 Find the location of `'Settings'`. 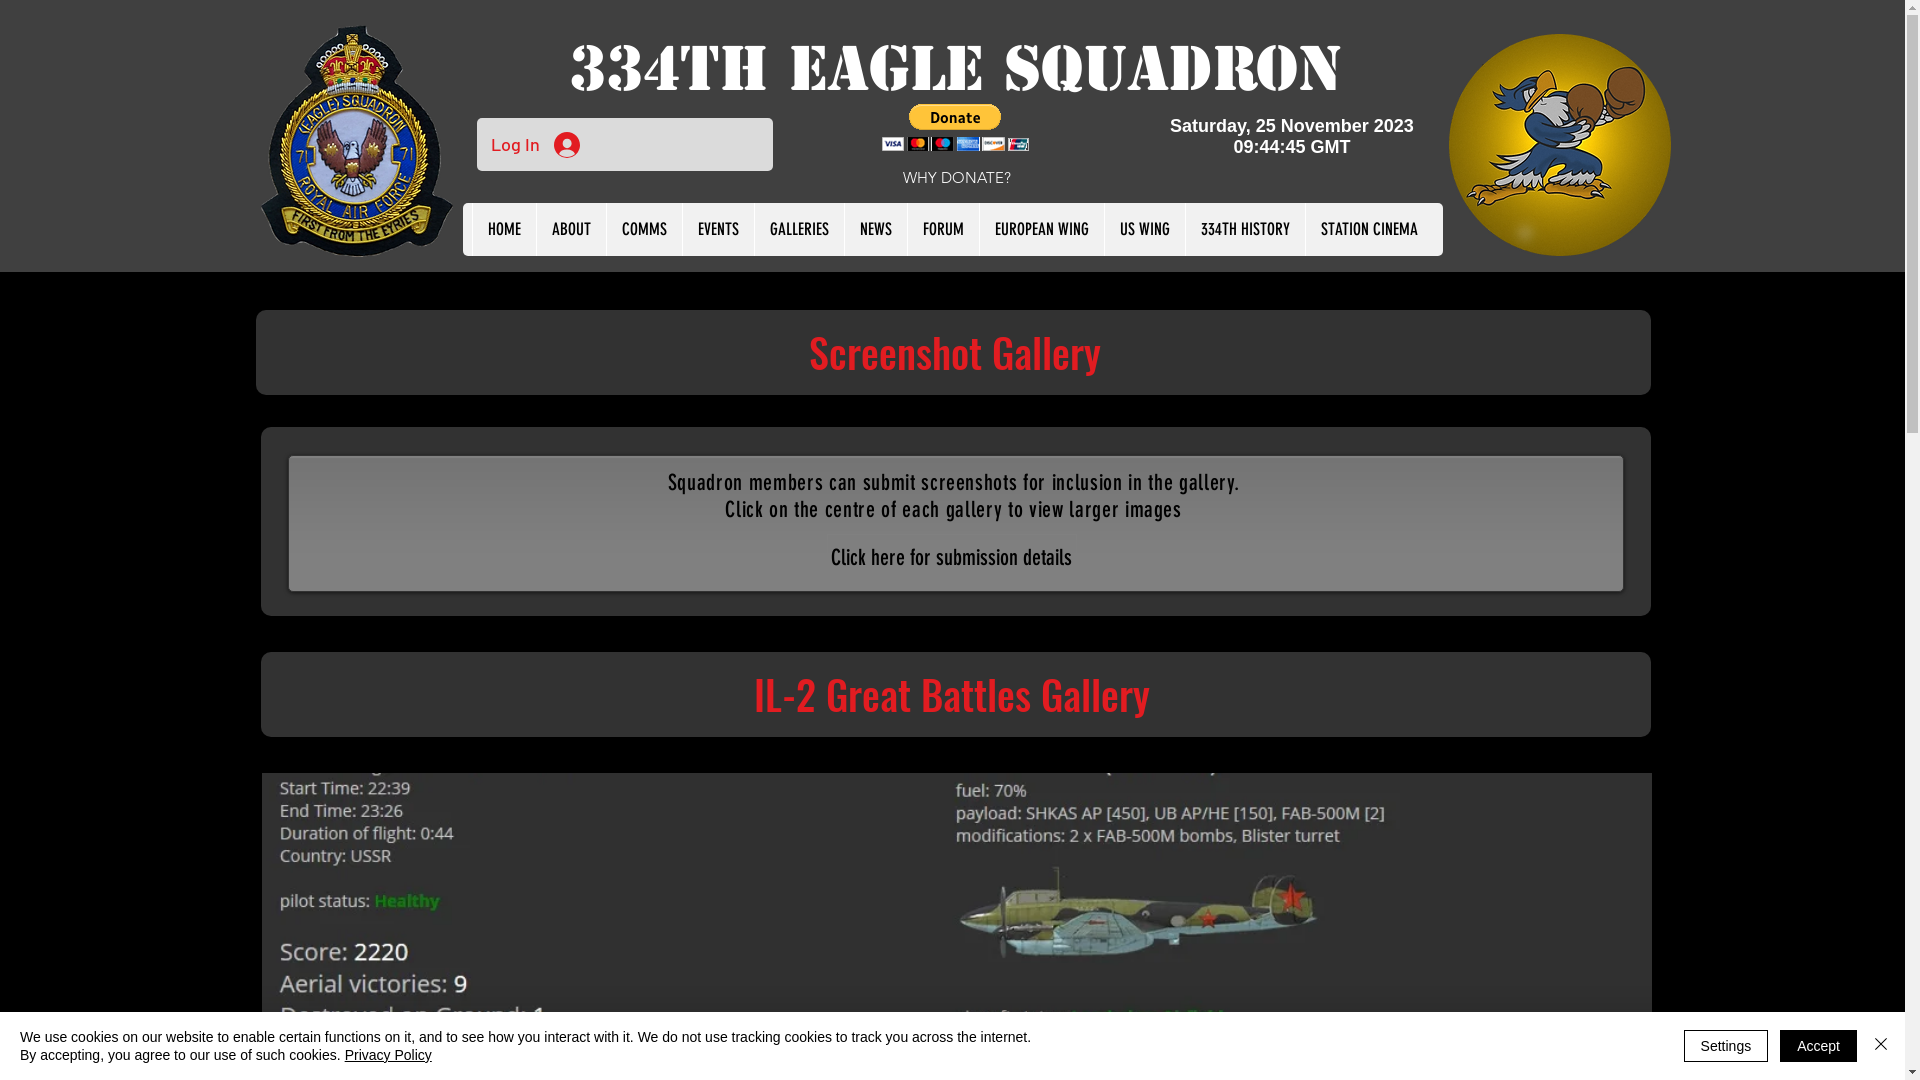

'Settings' is located at coordinates (1725, 1044).